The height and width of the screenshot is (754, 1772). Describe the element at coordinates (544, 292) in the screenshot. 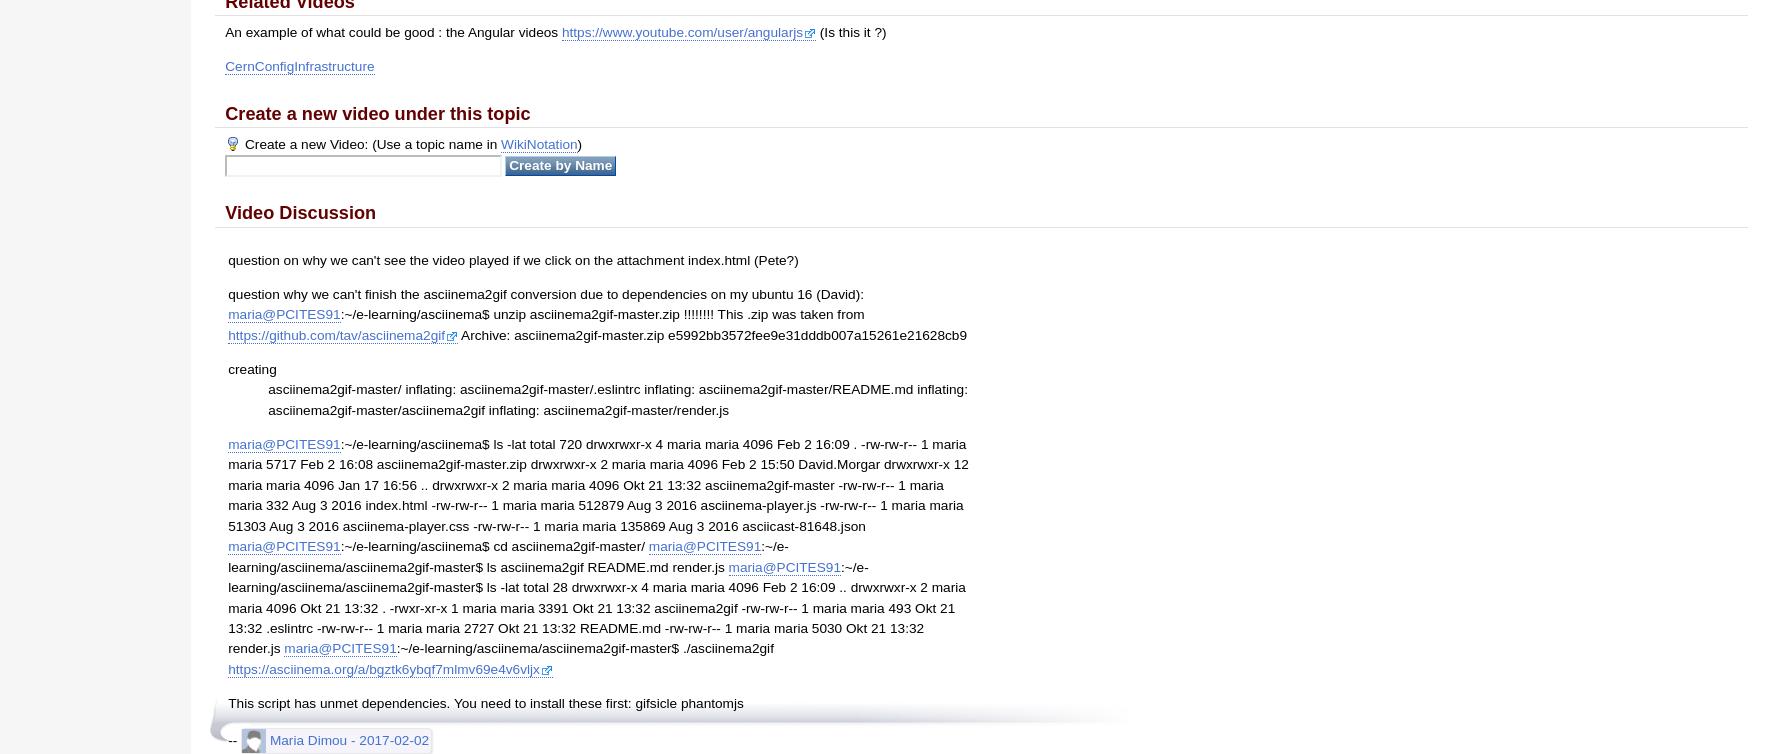

I see `'question why we can't finish the asciinema2gif conversion due to dependencies on my ubuntu 16 (David):'` at that location.